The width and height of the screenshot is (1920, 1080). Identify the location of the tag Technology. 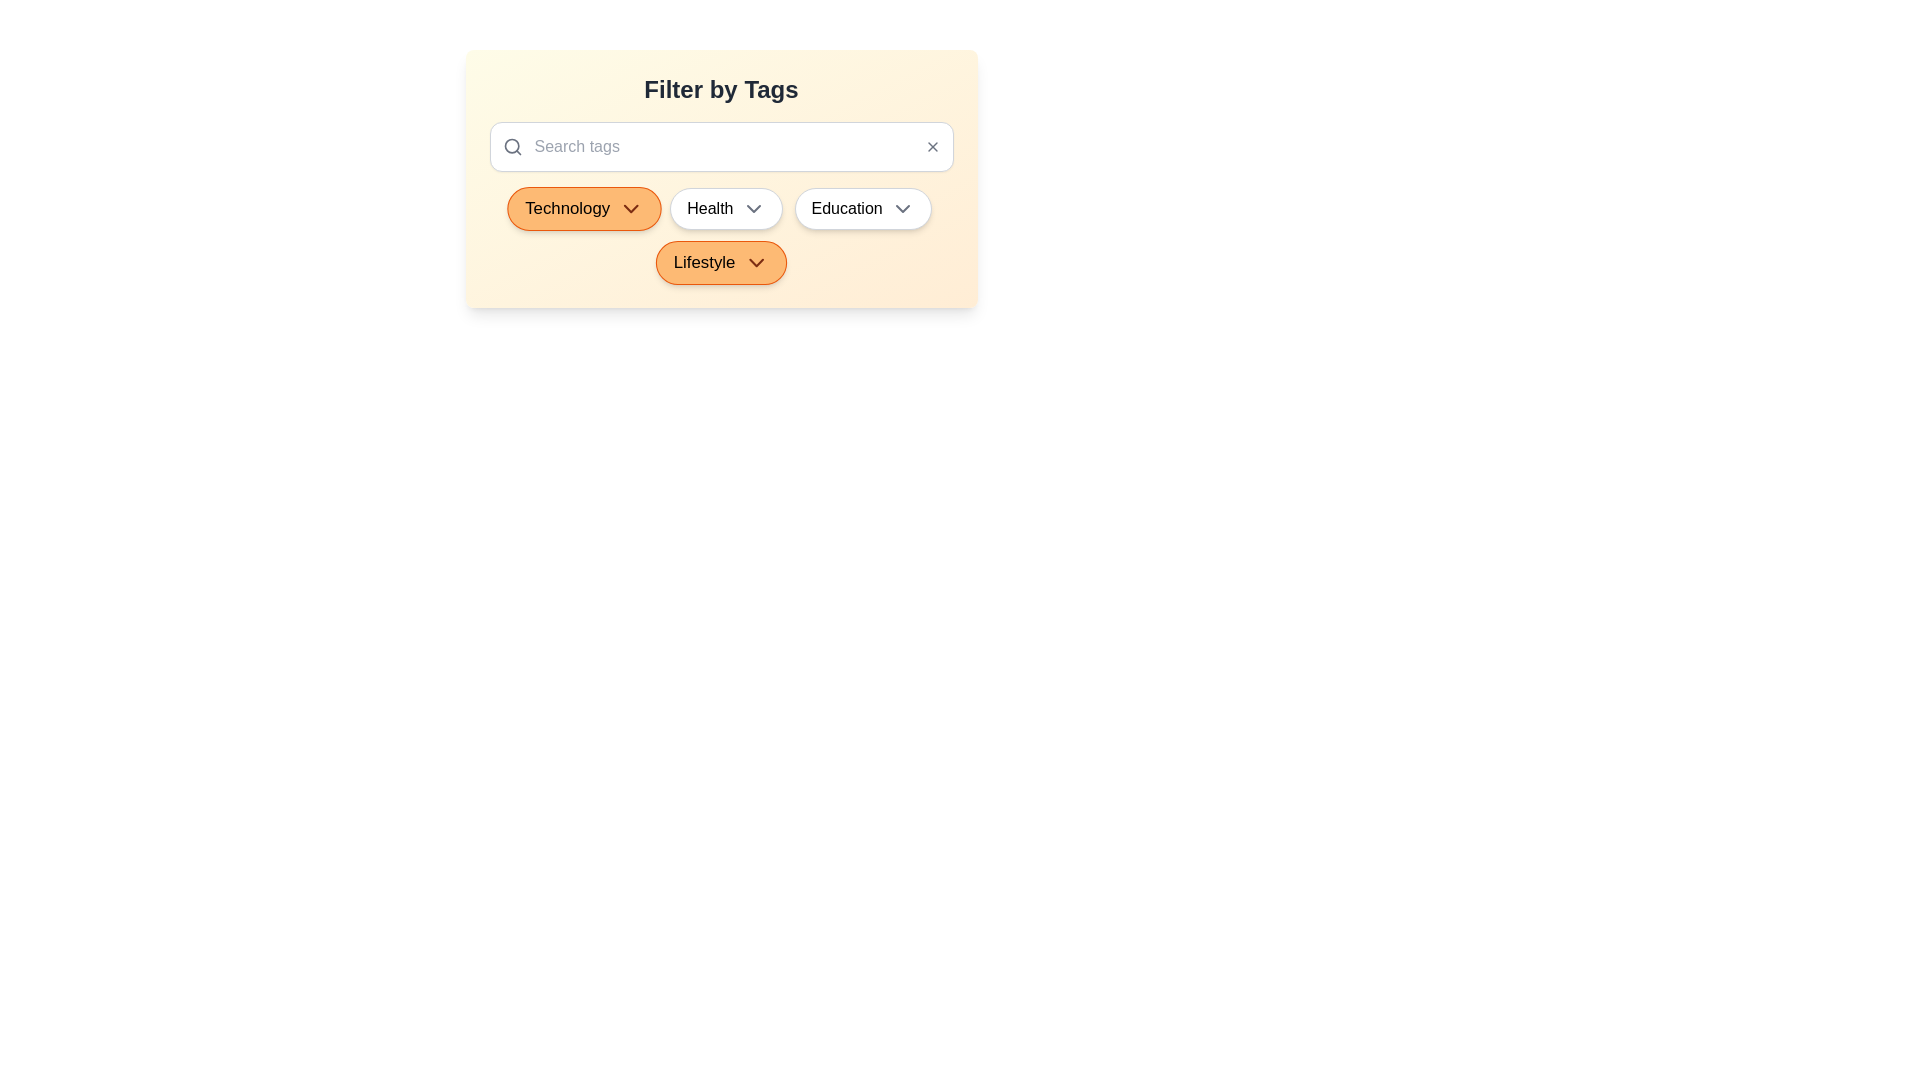
(583, 208).